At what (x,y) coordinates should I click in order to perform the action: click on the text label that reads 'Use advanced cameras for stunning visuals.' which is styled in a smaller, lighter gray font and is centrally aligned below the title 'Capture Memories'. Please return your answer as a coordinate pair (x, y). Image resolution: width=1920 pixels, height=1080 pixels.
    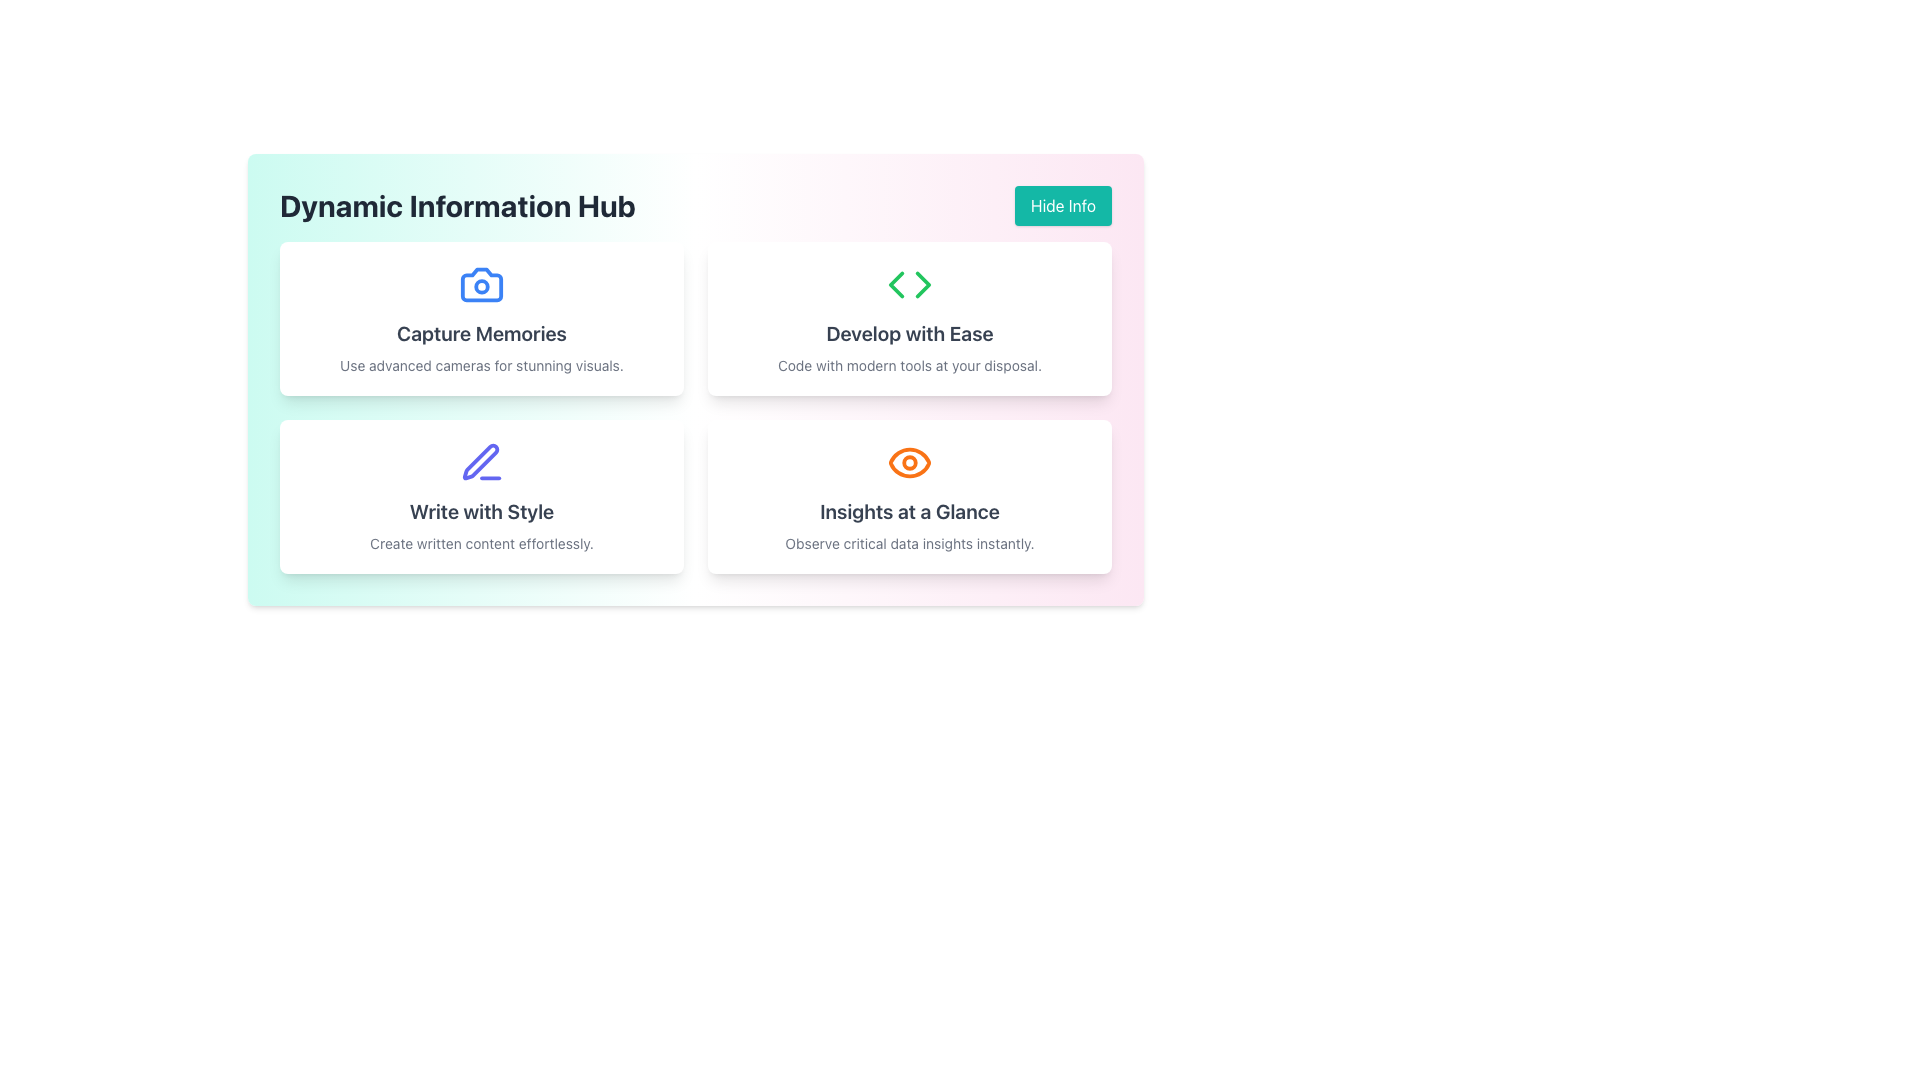
    Looking at the image, I should click on (481, 366).